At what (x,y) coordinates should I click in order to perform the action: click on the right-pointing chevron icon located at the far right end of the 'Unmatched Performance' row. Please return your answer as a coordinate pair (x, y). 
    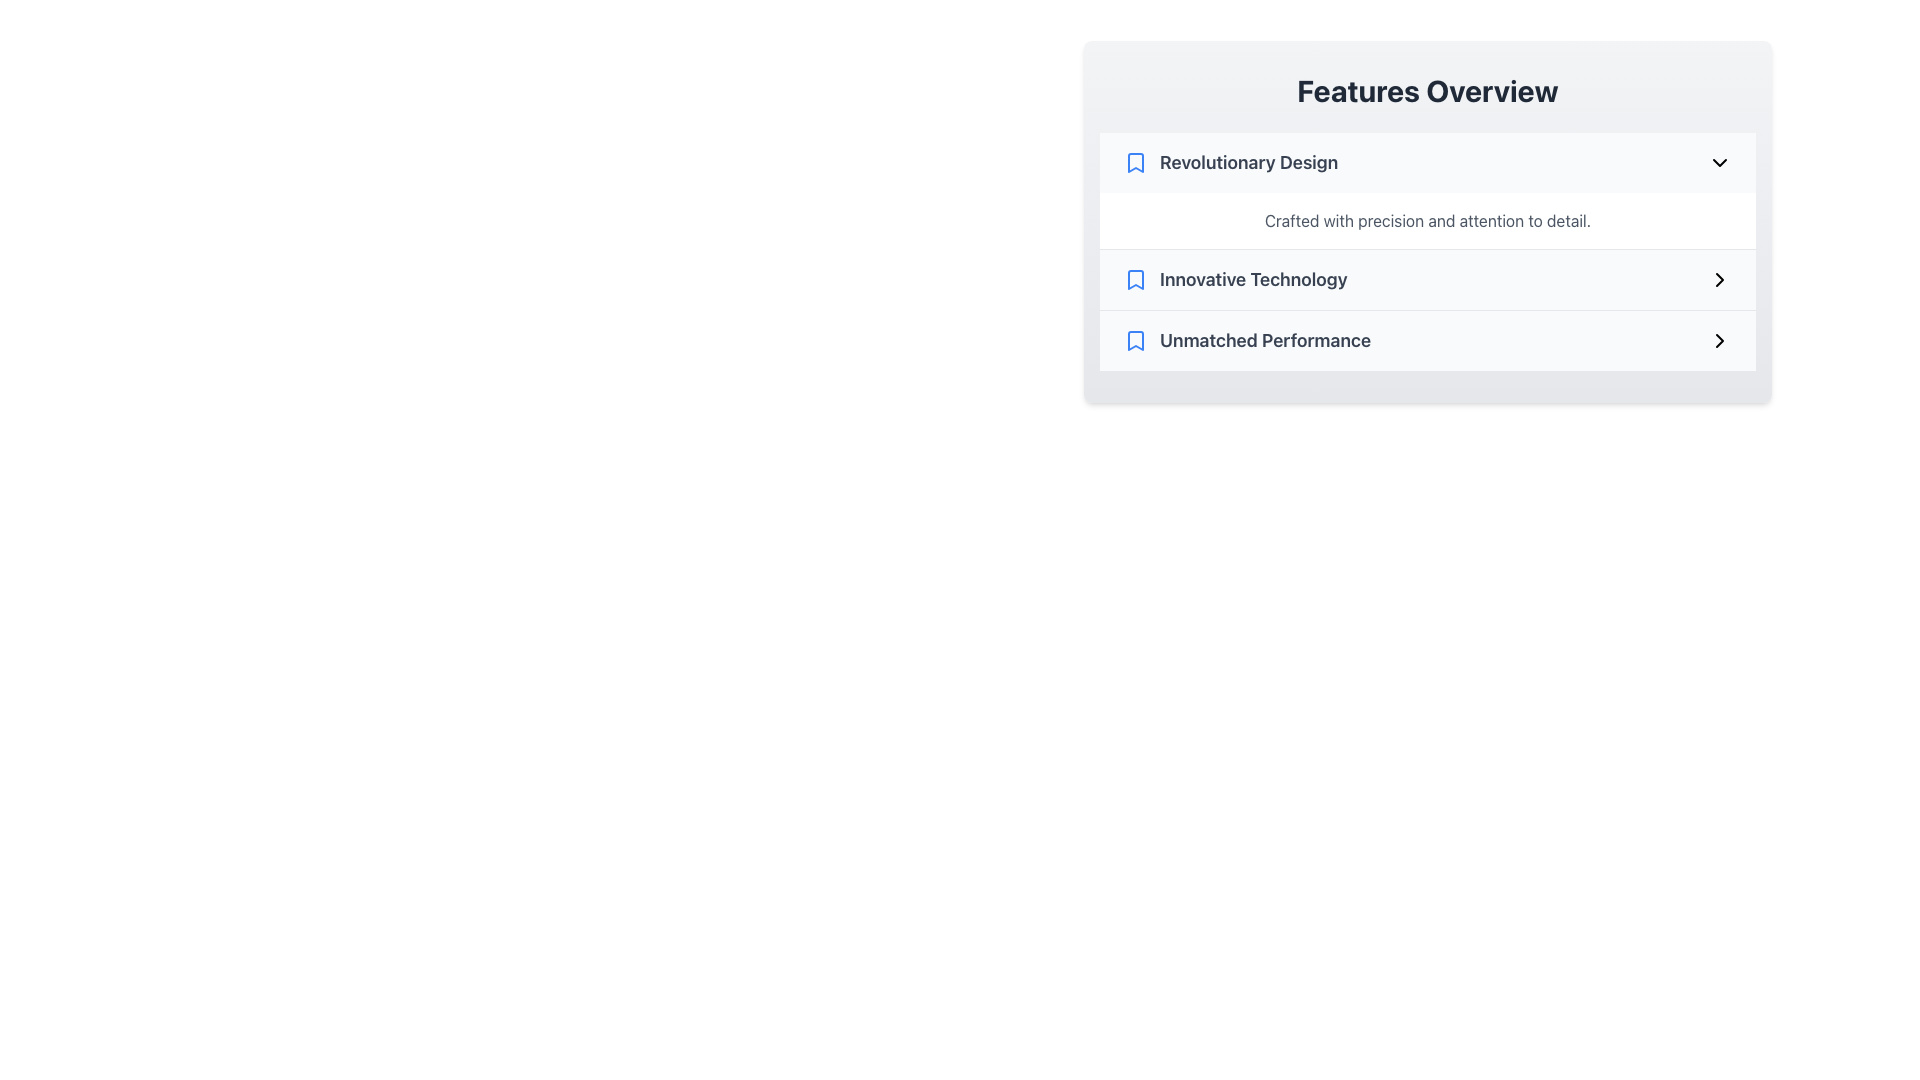
    Looking at the image, I should click on (1718, 339).